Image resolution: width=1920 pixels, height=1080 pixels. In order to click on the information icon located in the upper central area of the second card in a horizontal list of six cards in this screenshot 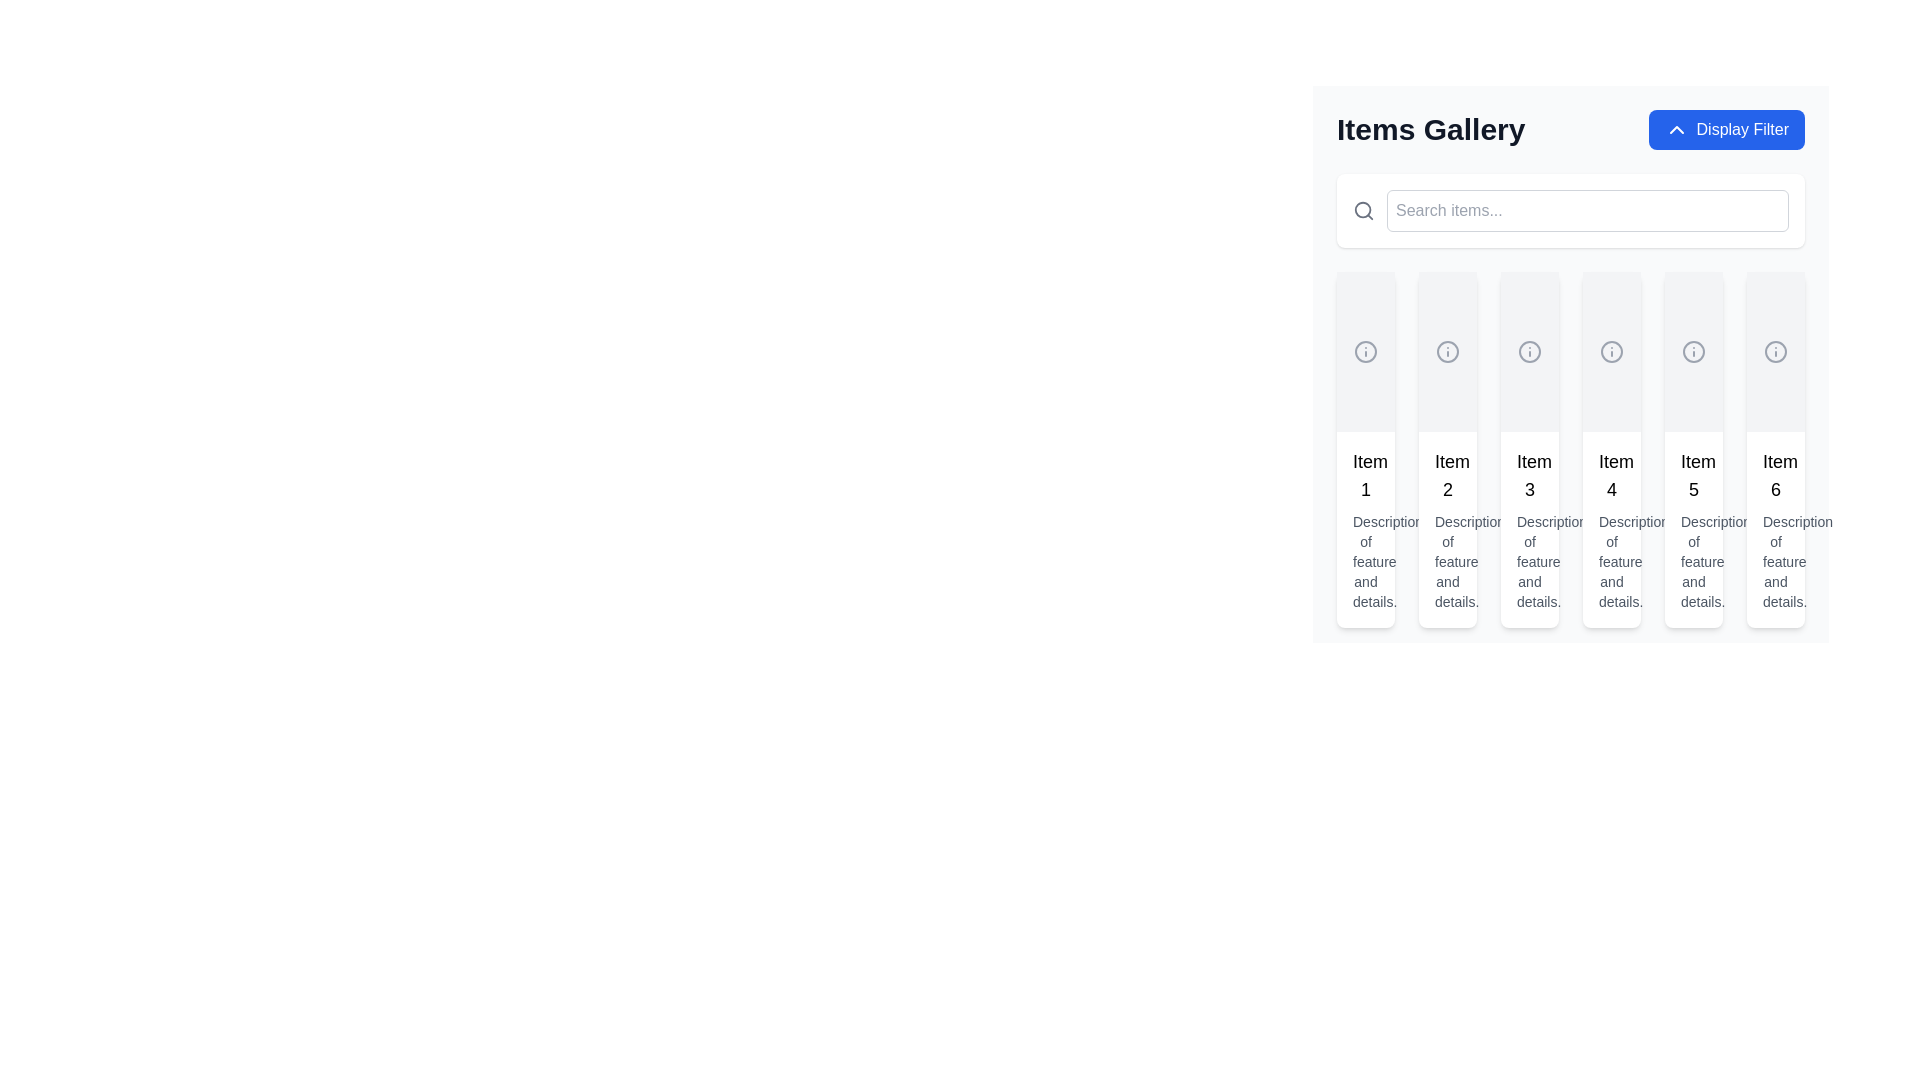, I will do `click(1448, 350)`.